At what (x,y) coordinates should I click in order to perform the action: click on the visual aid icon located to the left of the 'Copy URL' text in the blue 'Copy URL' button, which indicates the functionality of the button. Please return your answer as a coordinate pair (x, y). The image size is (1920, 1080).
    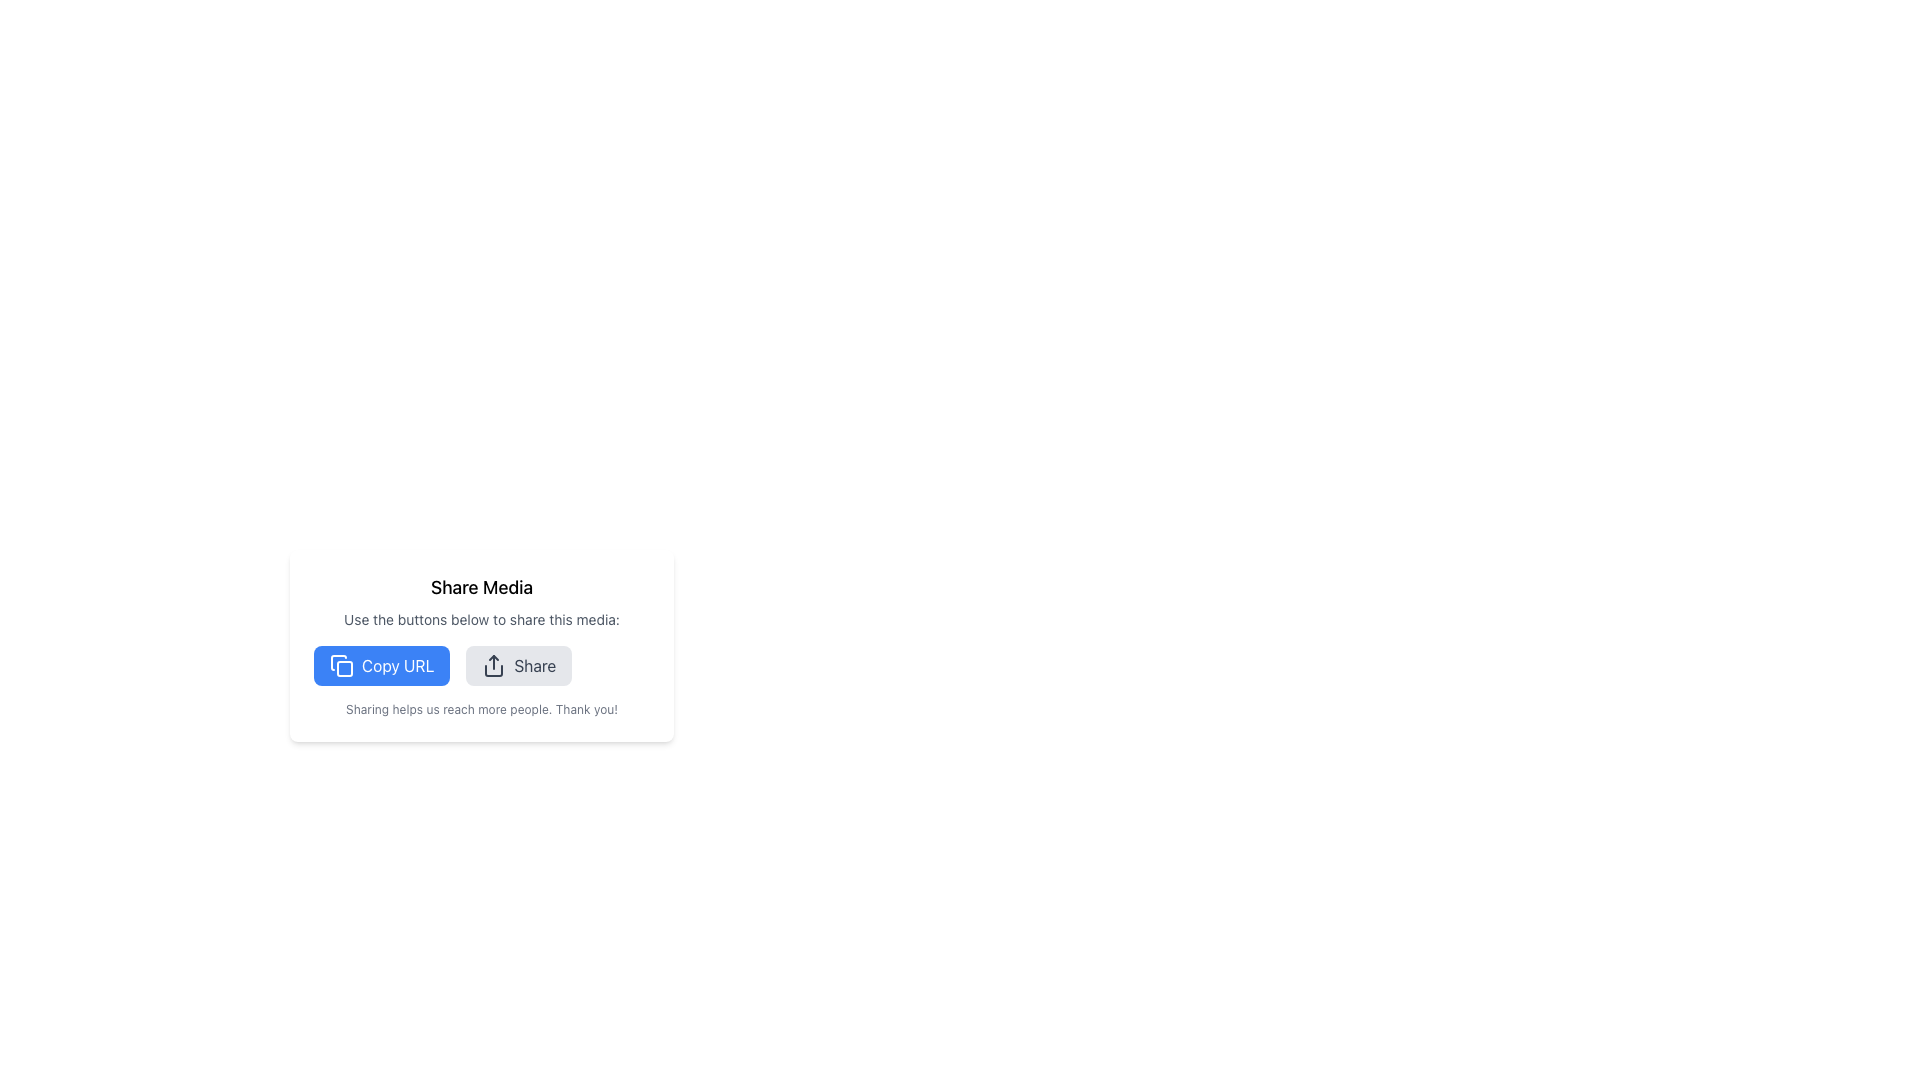
    Looking at the image, I should click on (341, 666).